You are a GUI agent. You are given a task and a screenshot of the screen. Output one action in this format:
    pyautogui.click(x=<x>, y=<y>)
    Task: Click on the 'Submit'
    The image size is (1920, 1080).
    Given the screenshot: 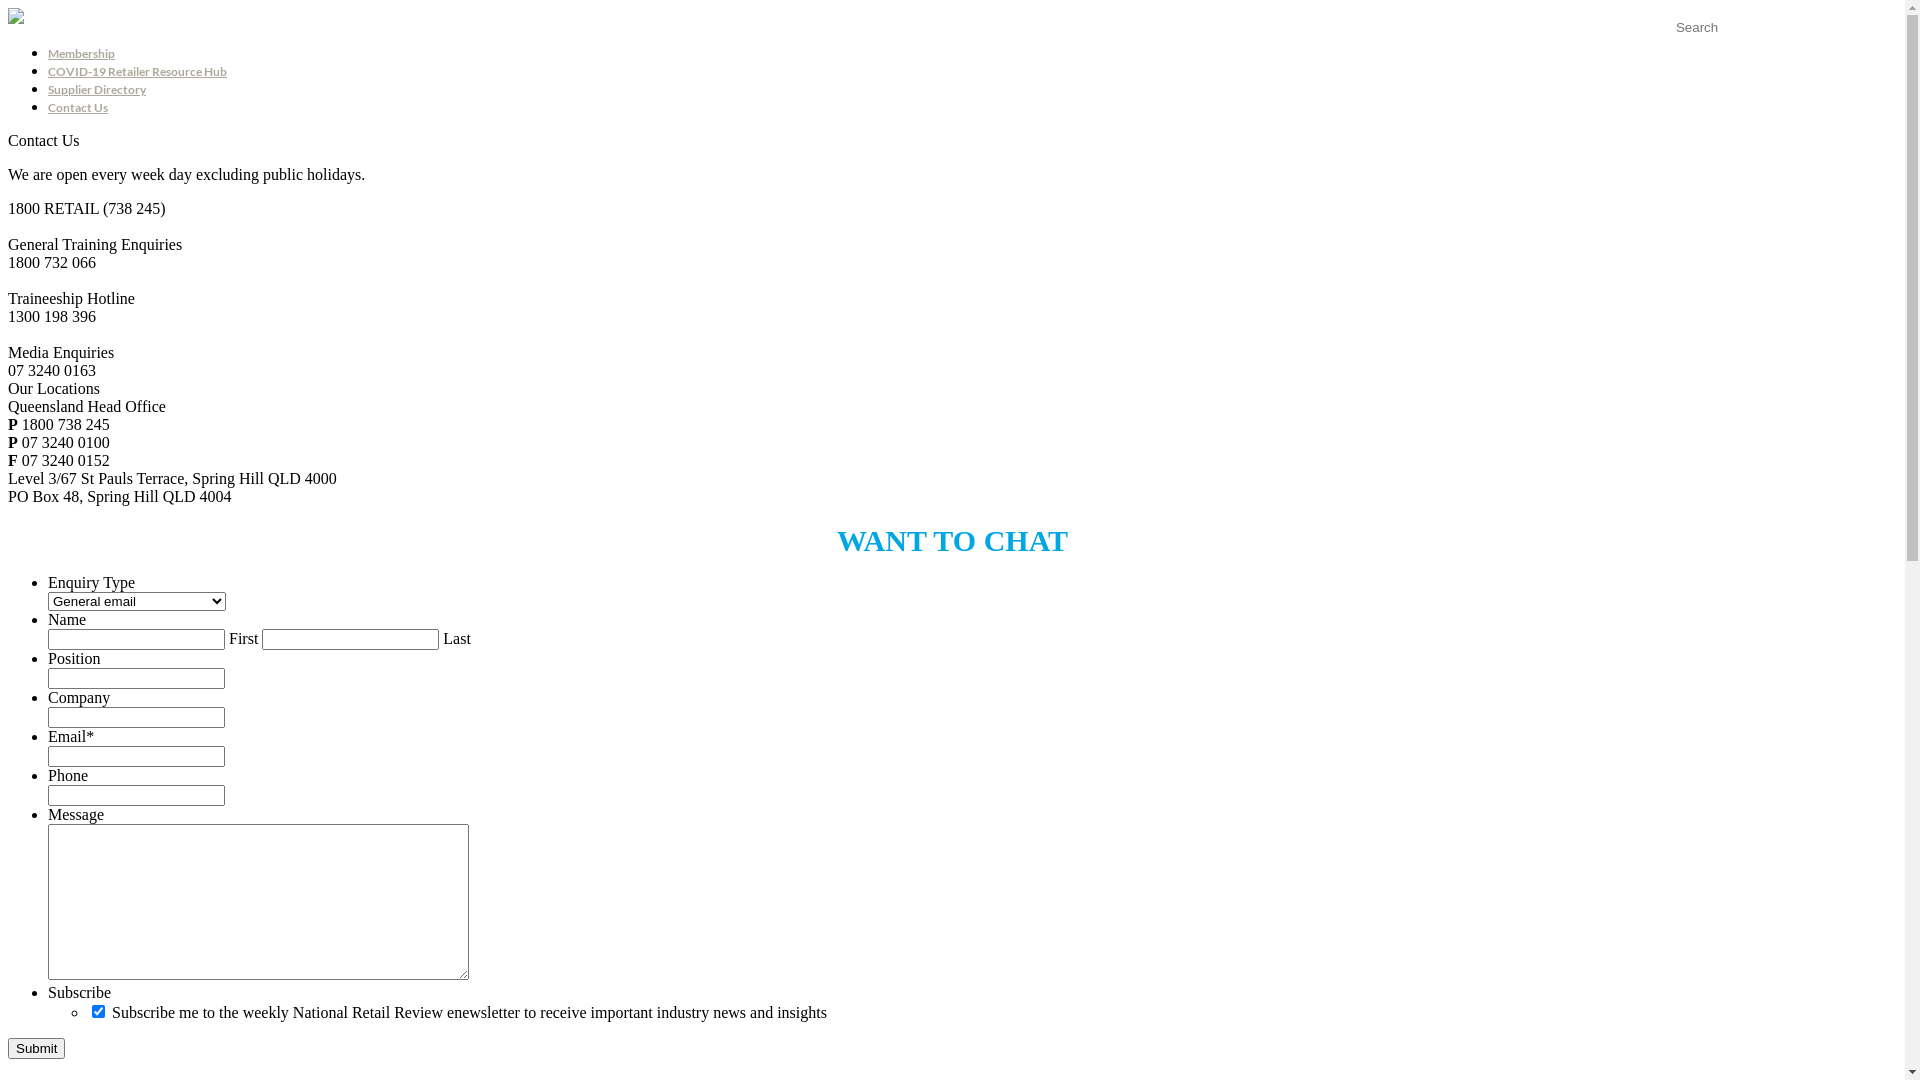 What is the action you would take?
    pyautogui.click(x=36, y=1047)
    